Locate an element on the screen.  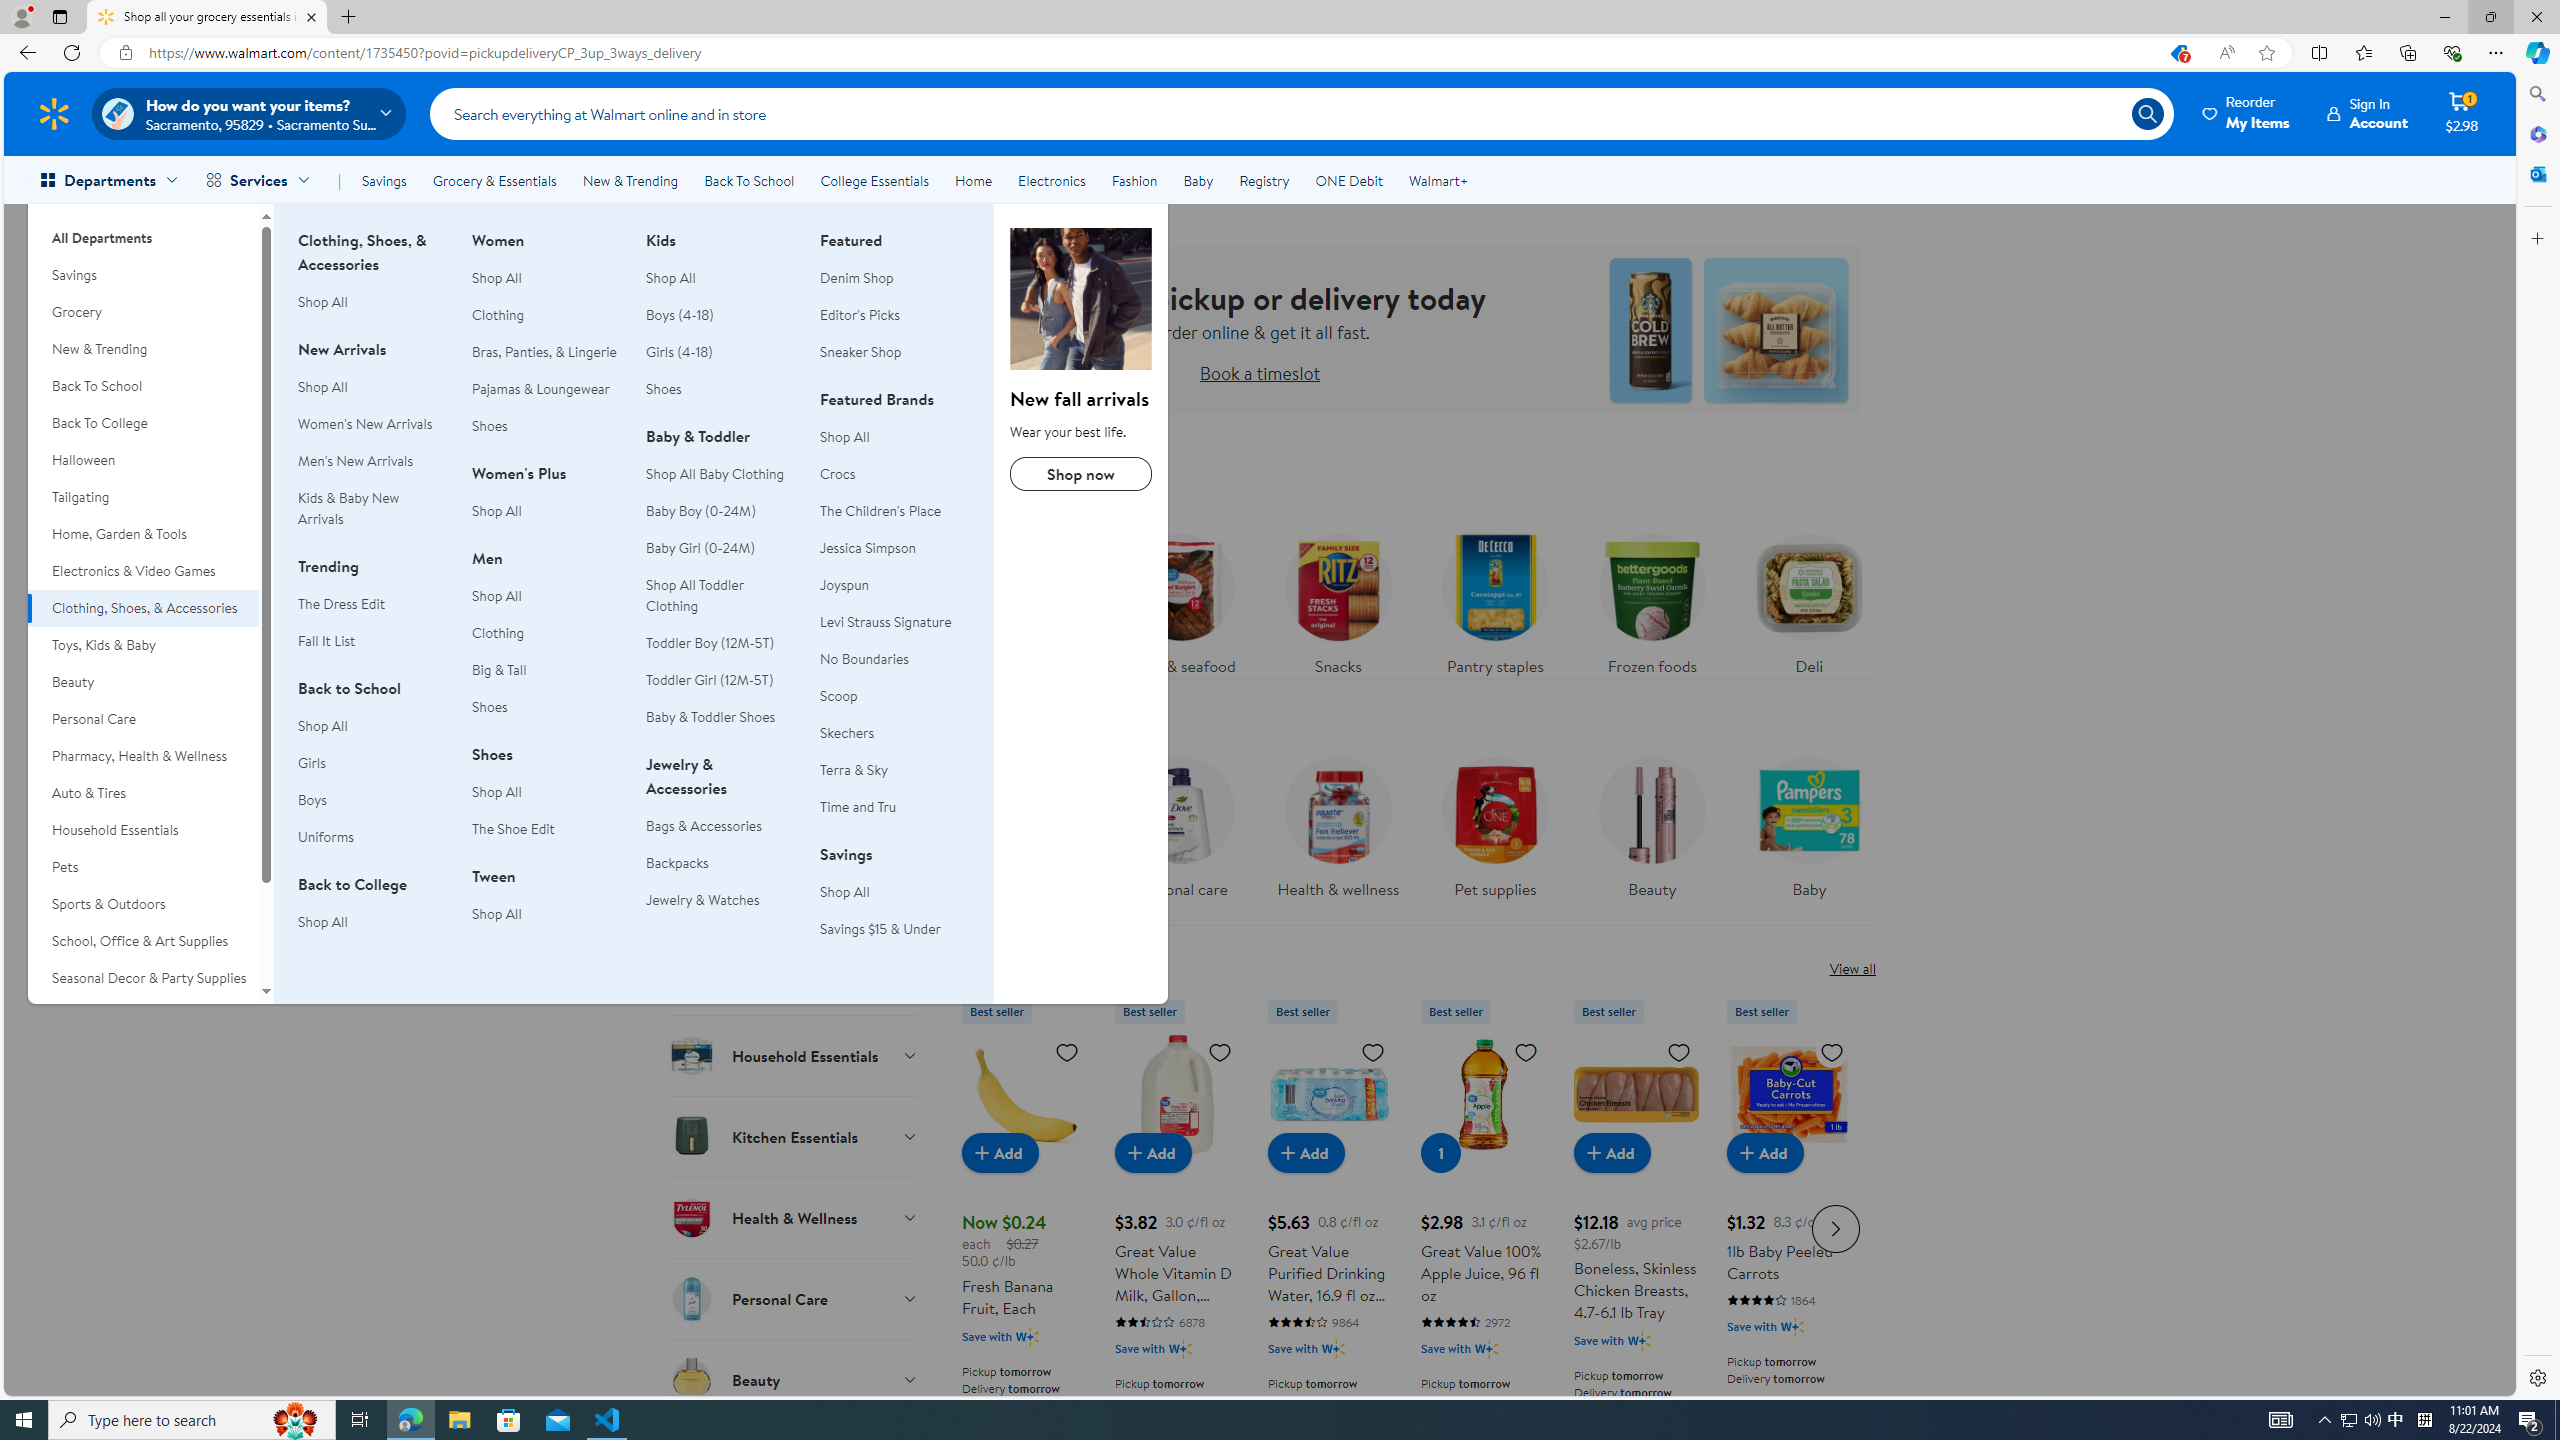
'Jewelry & Watches' is located at coordinates (701, 900).